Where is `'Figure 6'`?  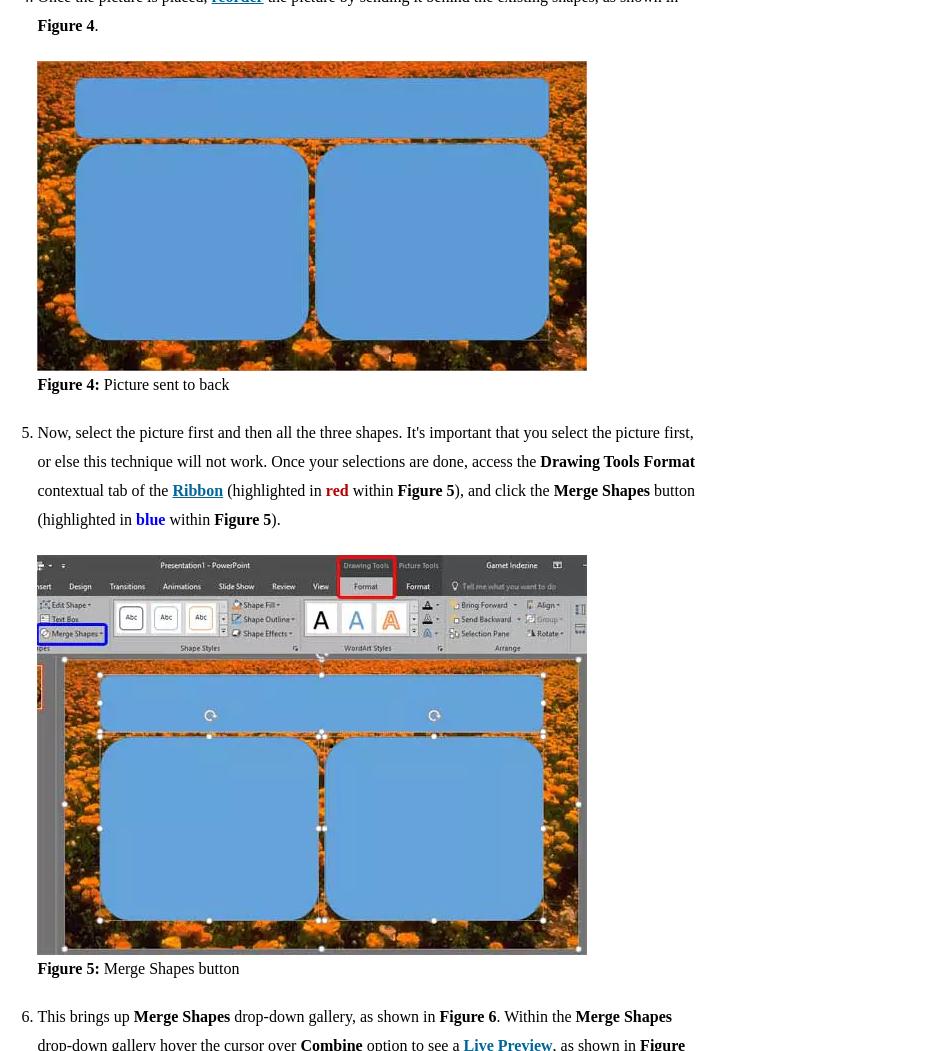 'Figure 6' is located at coordinates (437, 1015).